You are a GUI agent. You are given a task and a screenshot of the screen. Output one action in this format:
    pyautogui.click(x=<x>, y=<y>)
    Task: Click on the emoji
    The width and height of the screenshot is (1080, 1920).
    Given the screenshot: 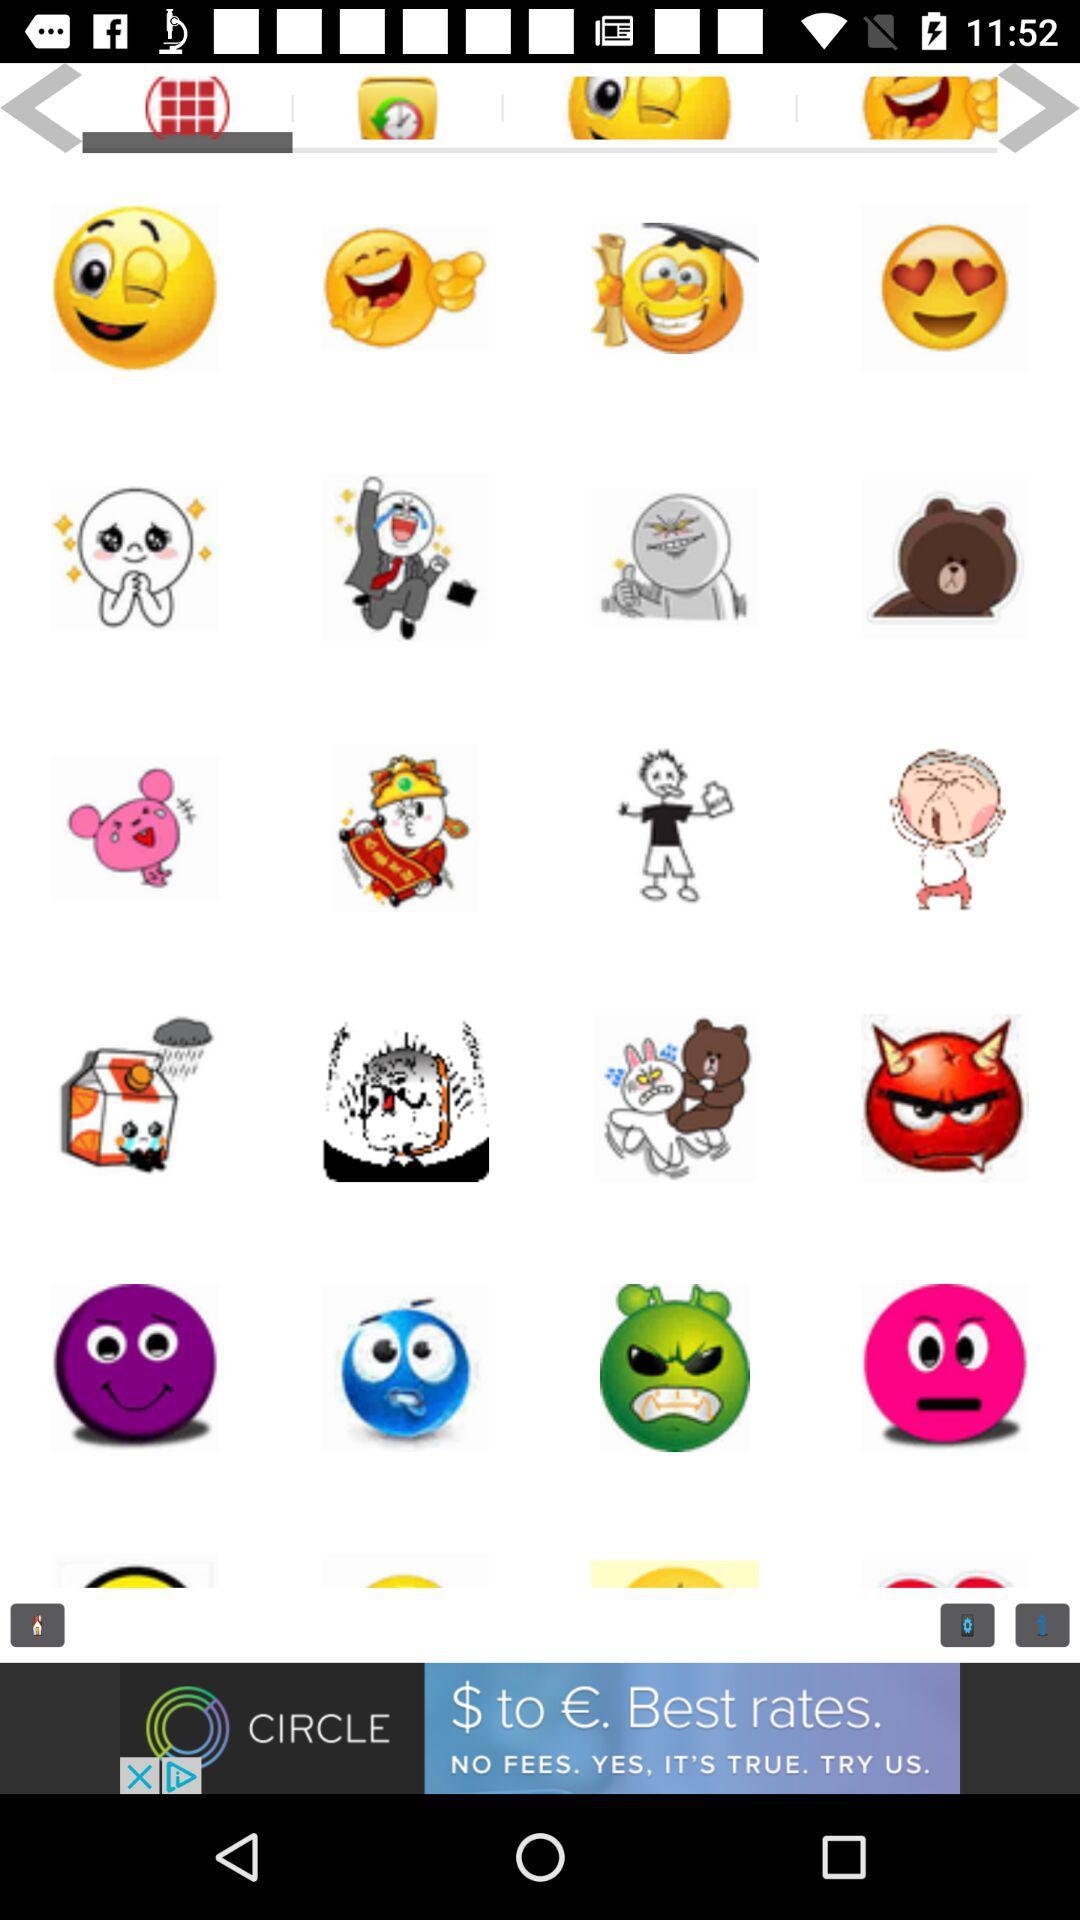 What is the action you would take?
    pyautogui.click(x=896, y=107)
    